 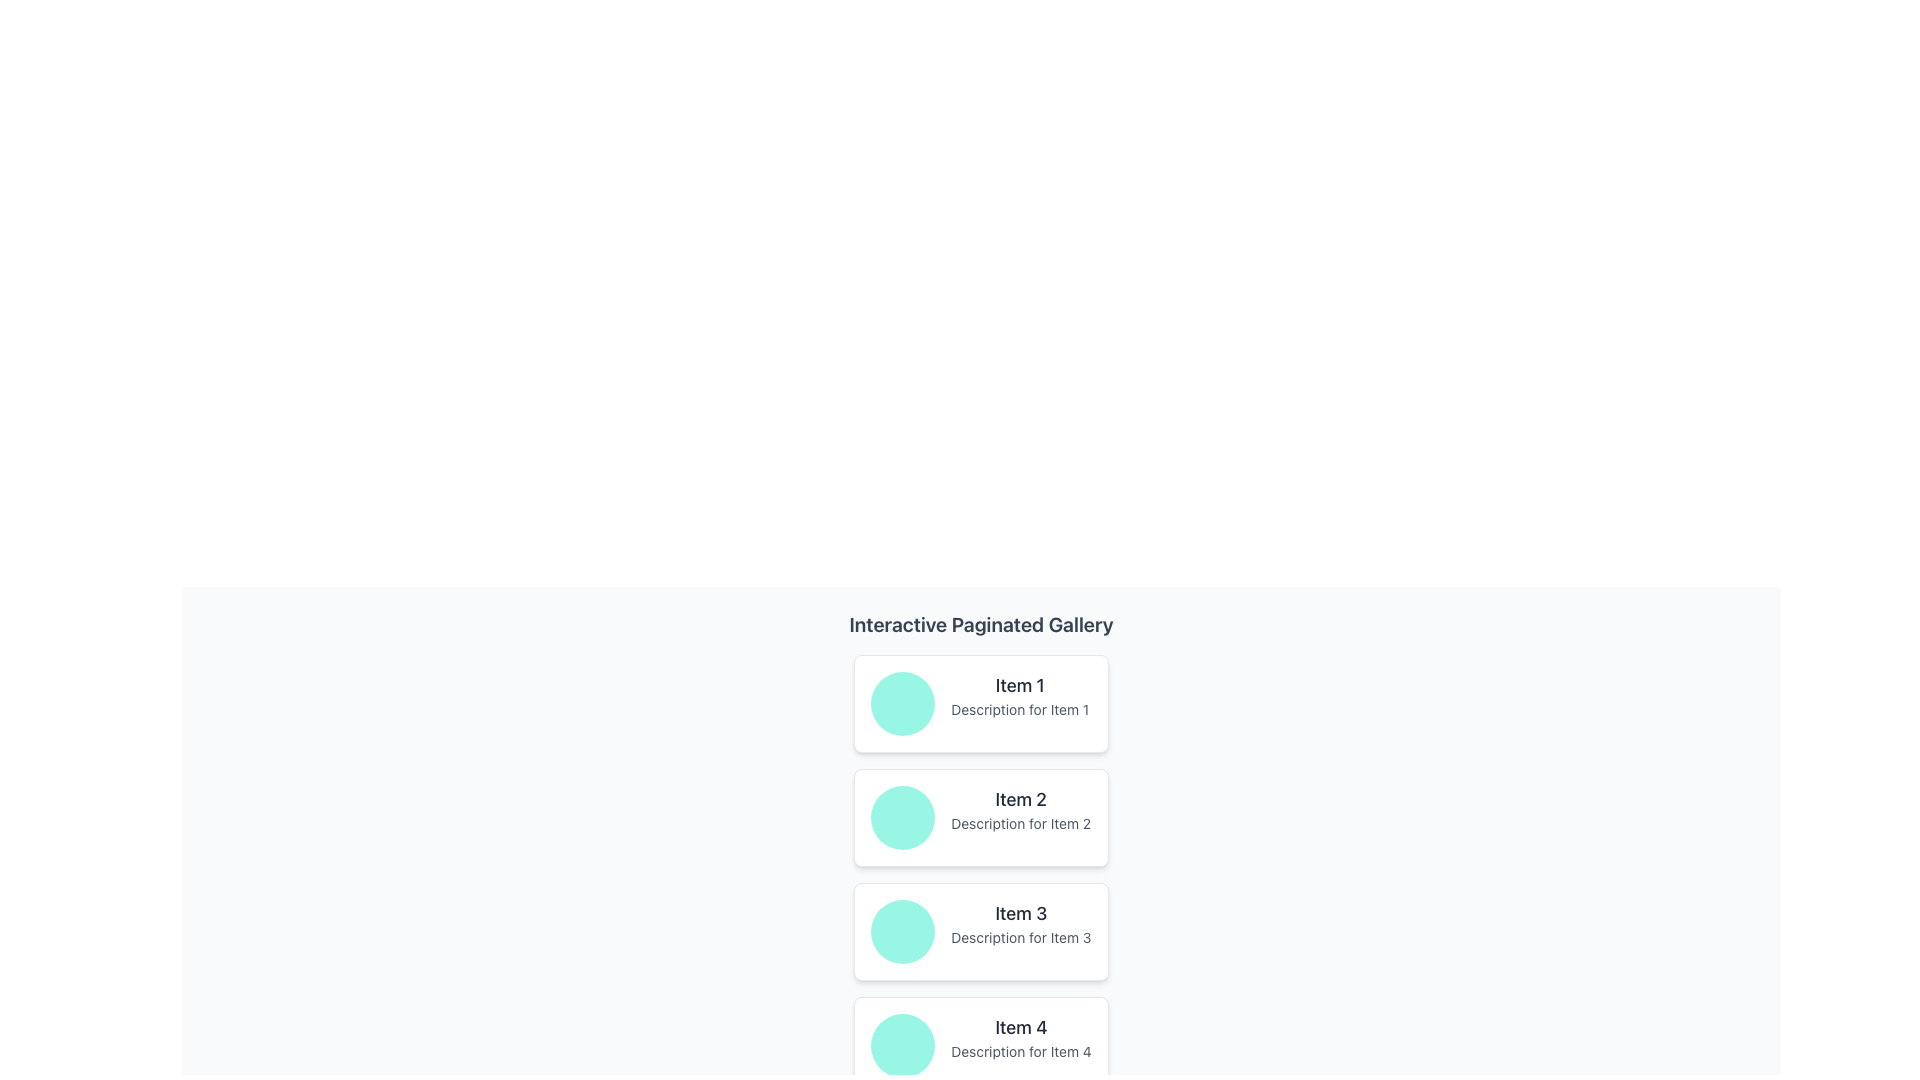 What do you see at coordinates (1021, 1051) in the screenshot?
I see `the static text label reading 'Description for Item 4' located beneath the title 'Item 4' within its card` at bounding box center [1021, 1051].